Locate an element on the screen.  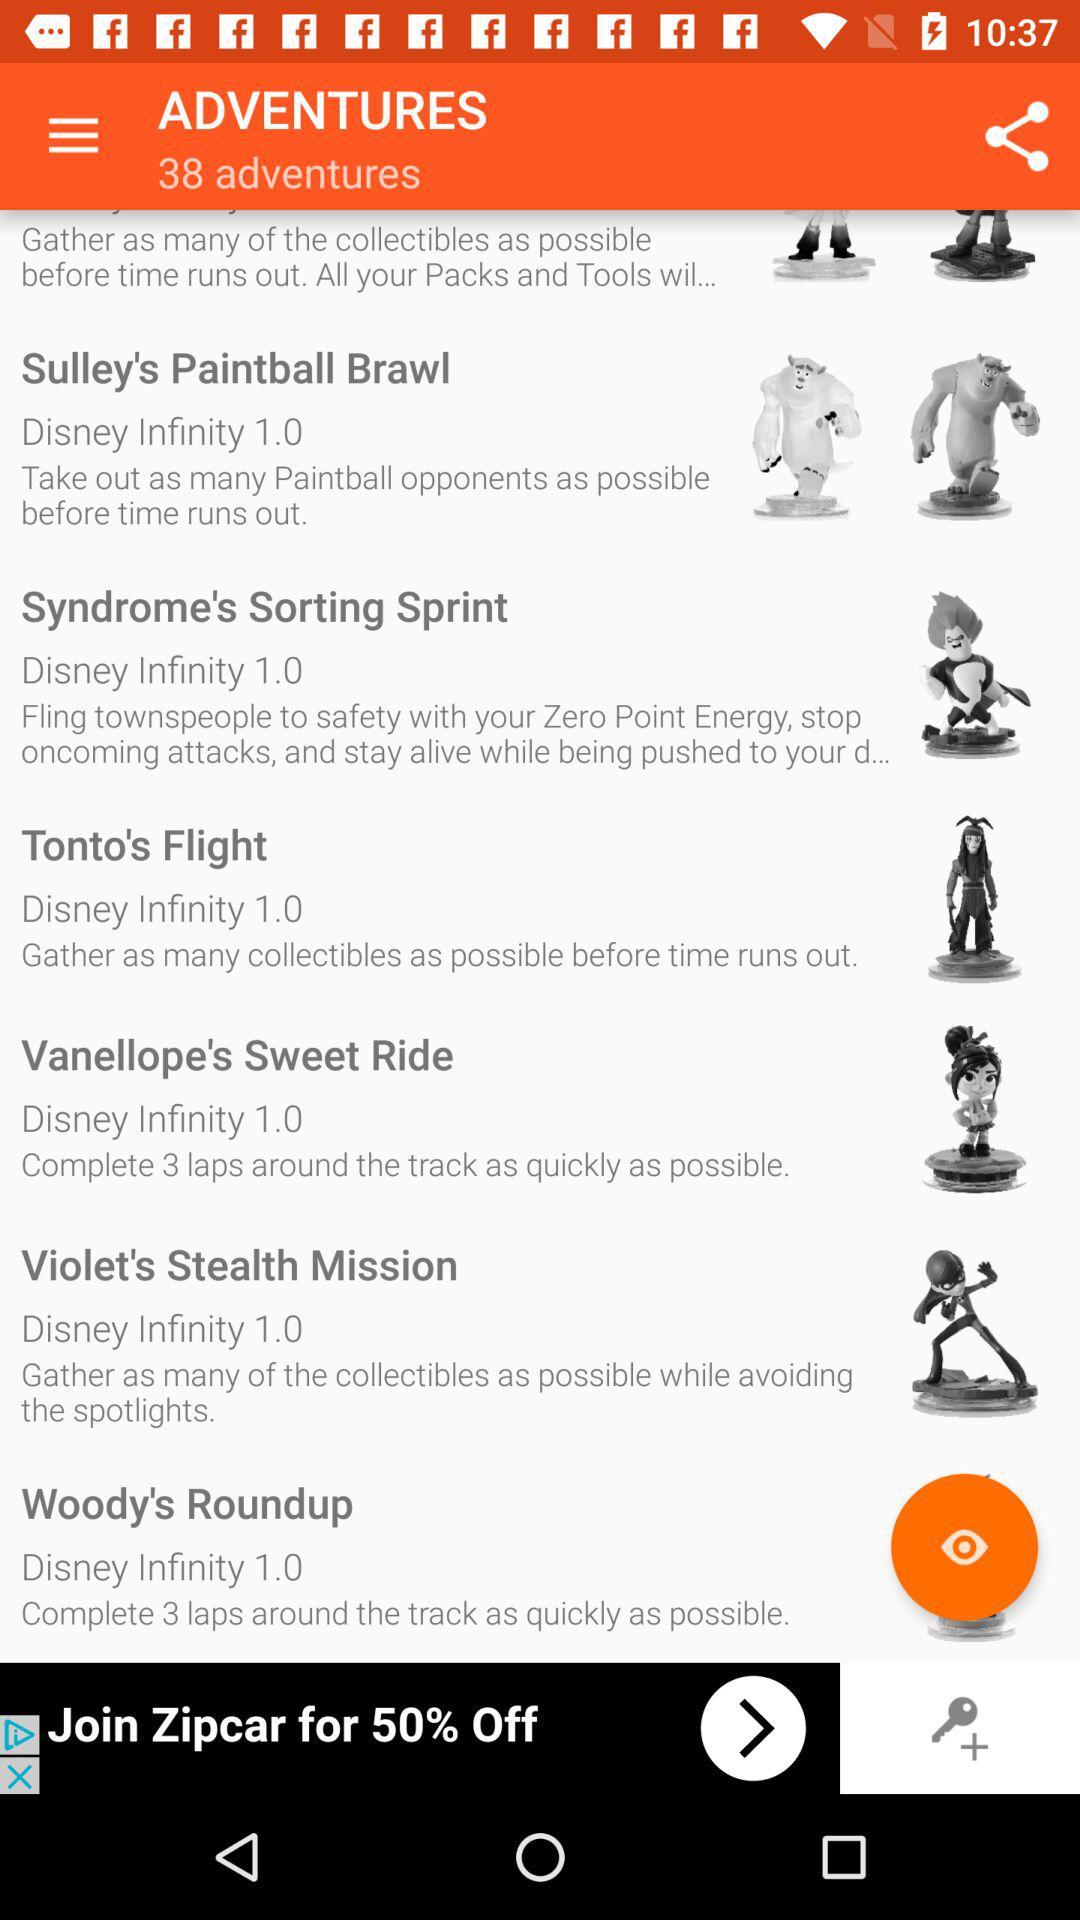
advertisement for discounted sign up for zipcar is located at coordinates (419, 1727).